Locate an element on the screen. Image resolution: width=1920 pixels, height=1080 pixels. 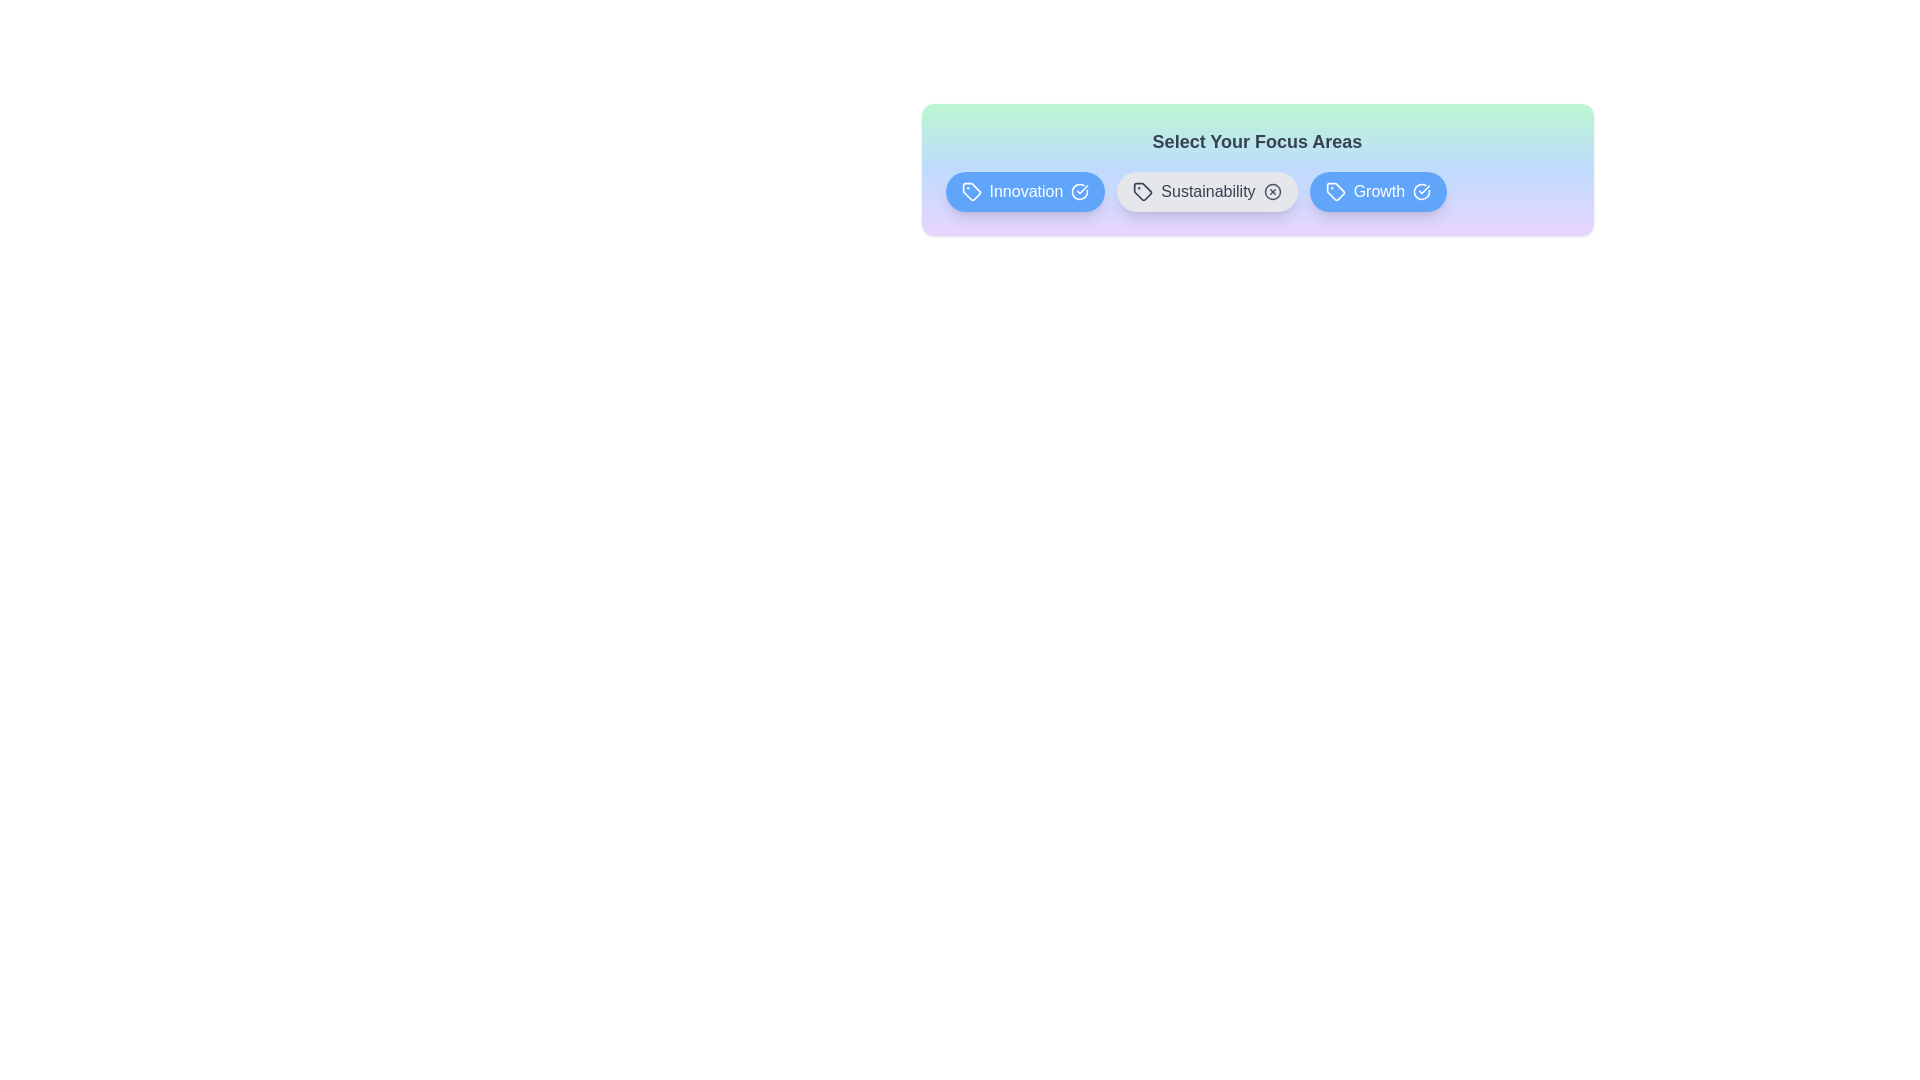
the tag Sustainability is located at coordinates (1206, 192).